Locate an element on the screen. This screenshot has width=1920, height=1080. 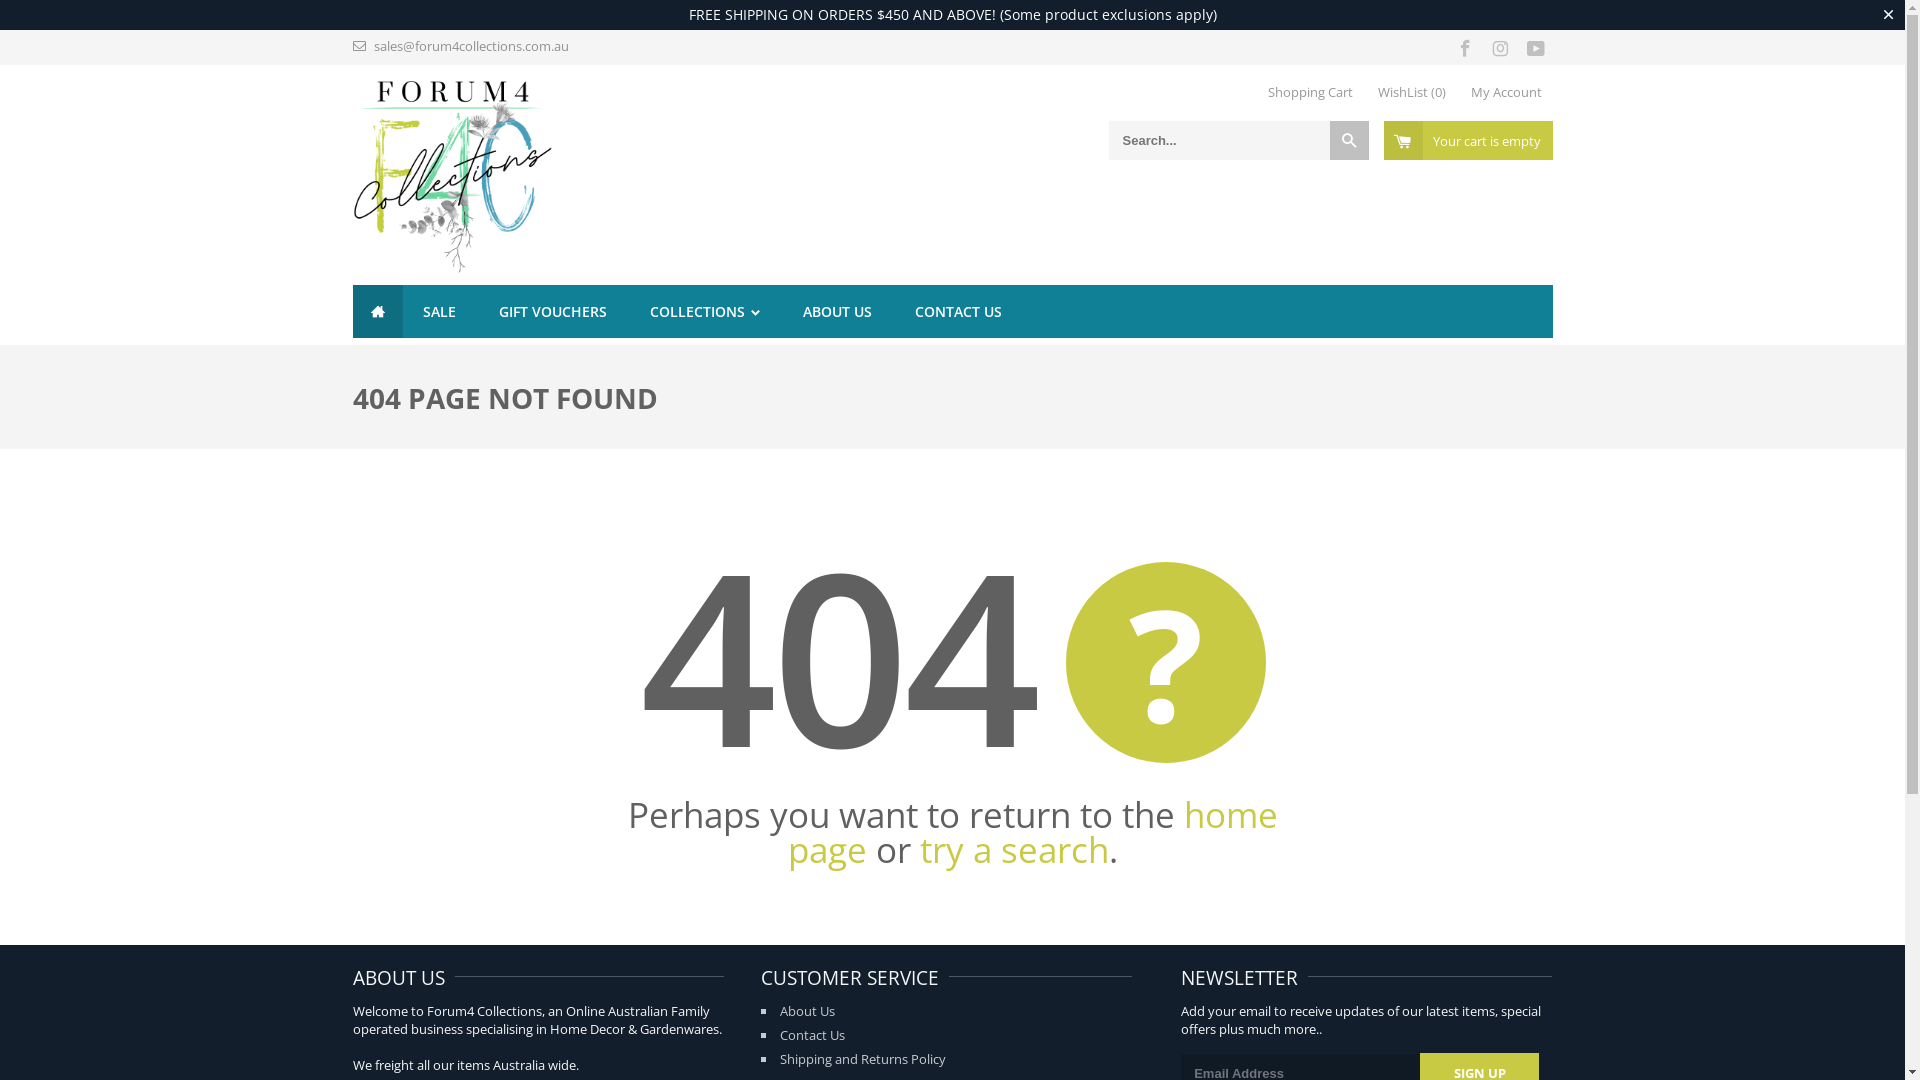
'sales@forum4collections.com.au' is located at coordinates (470, 45).